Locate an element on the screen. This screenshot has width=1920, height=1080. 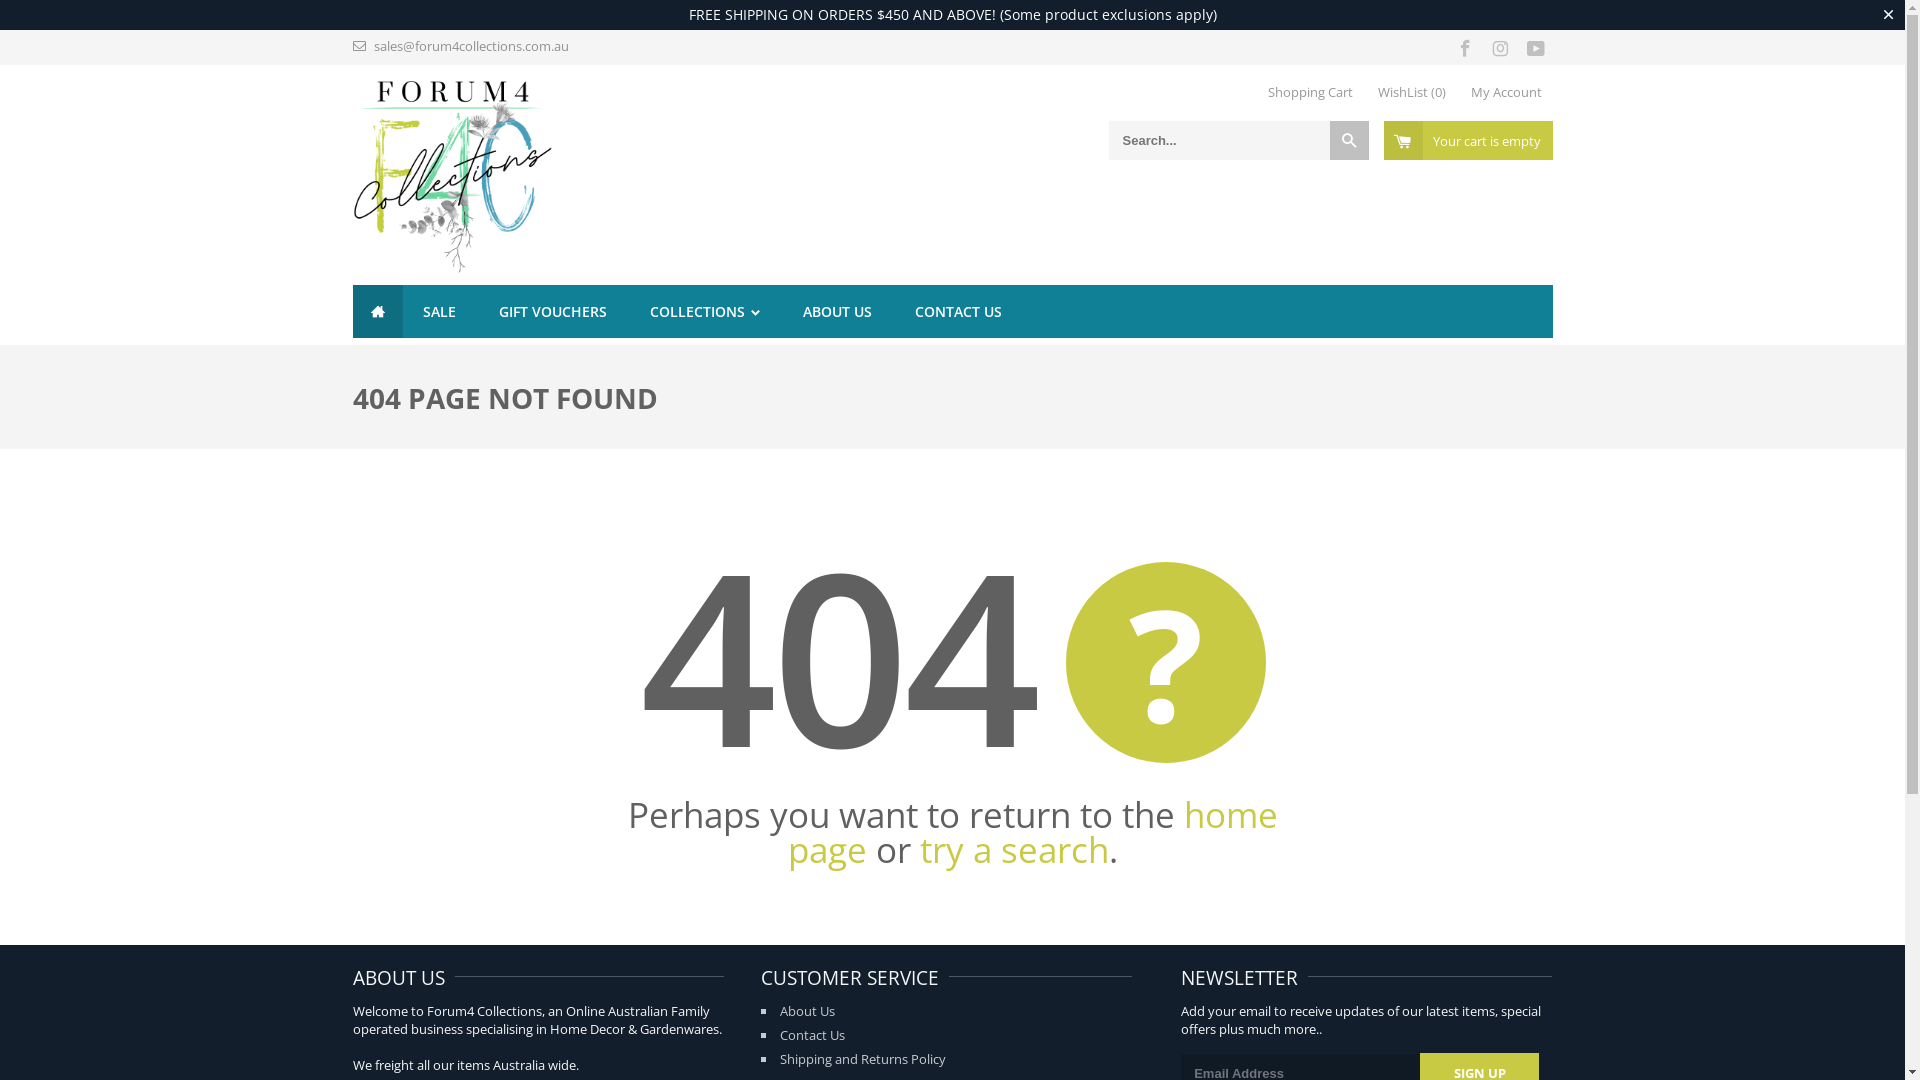
'sales@forum4collections.com.au' is located at coordinates (470, 45).